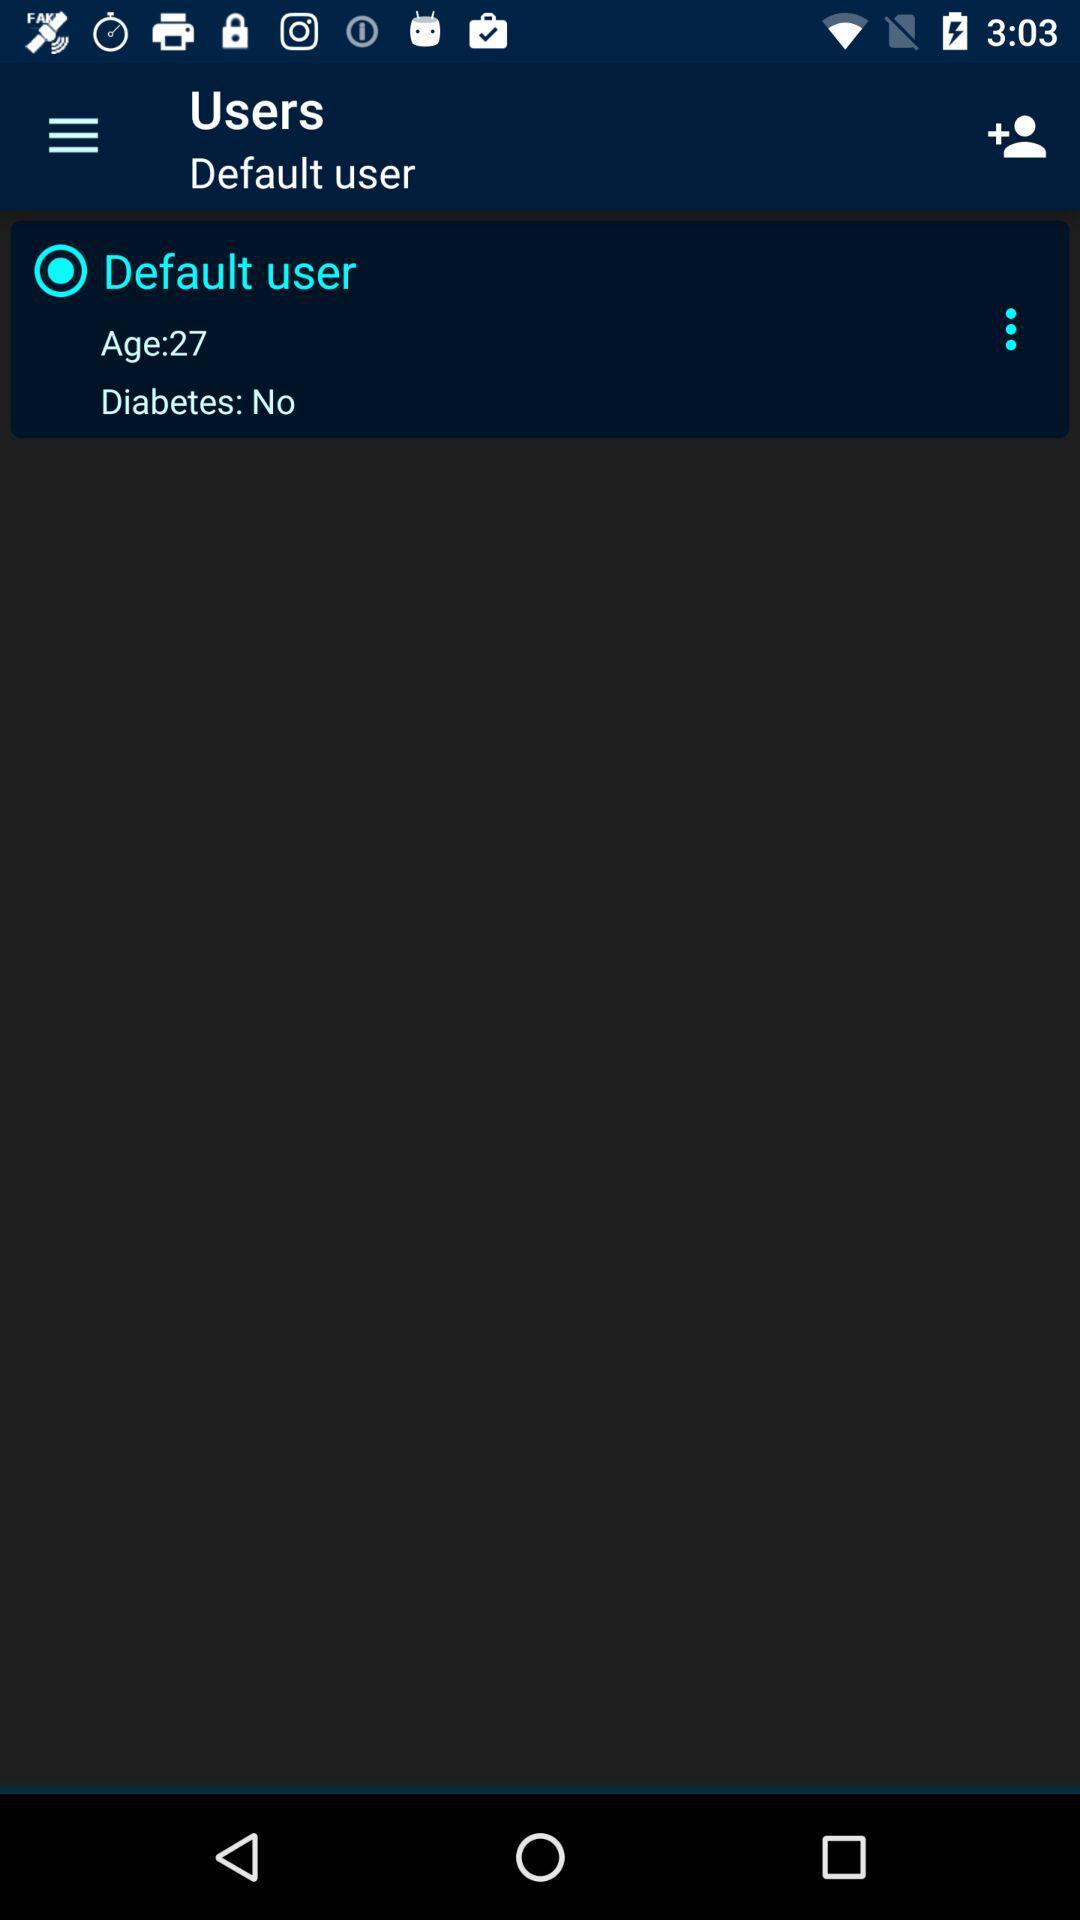 The image size is (1080, 1920). What do you see at coordinates (72, 135) in the screenshot?
I see `item to the left of users icon` at bounding box center [72, 135].